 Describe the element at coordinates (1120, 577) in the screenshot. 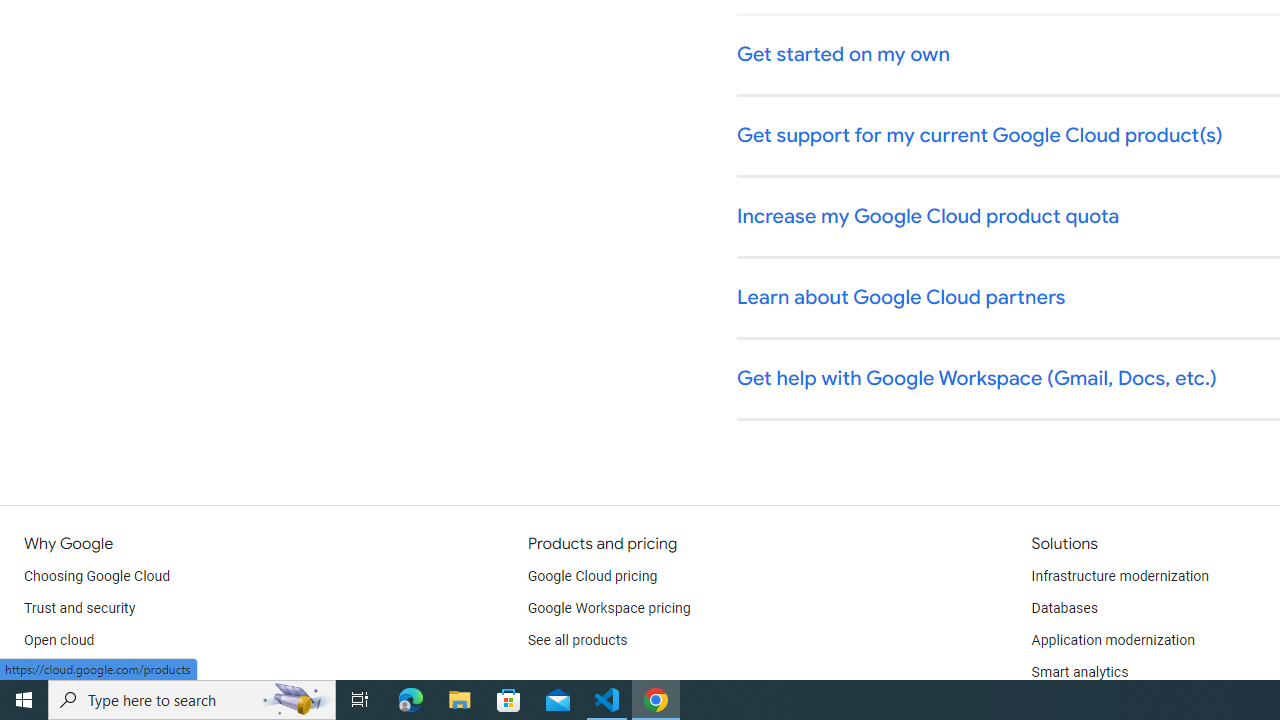

I see `'Infrastructure modernization'` at that location.